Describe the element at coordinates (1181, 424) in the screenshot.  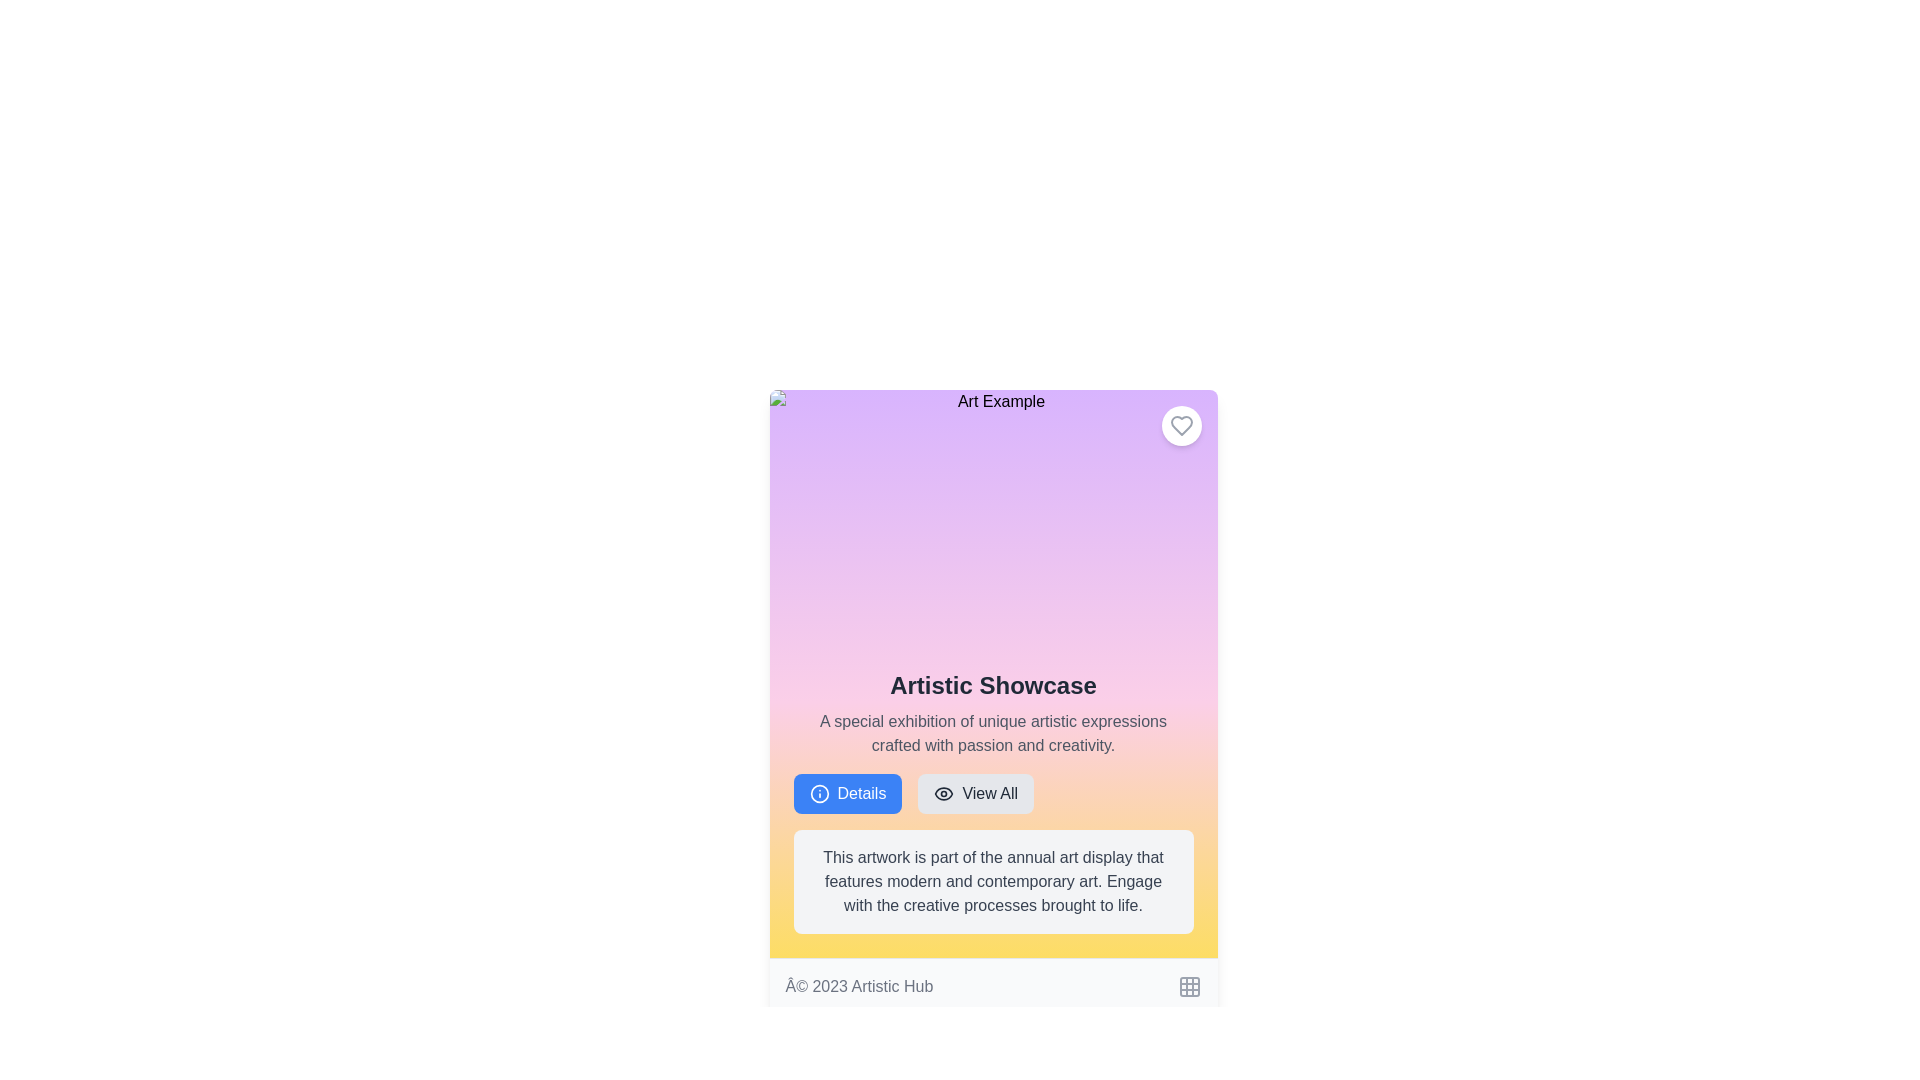
I see `the heart icon located inside the circular button at the top-right corner of the 'Artistic Showcase' card for any state-change indication` at that location.